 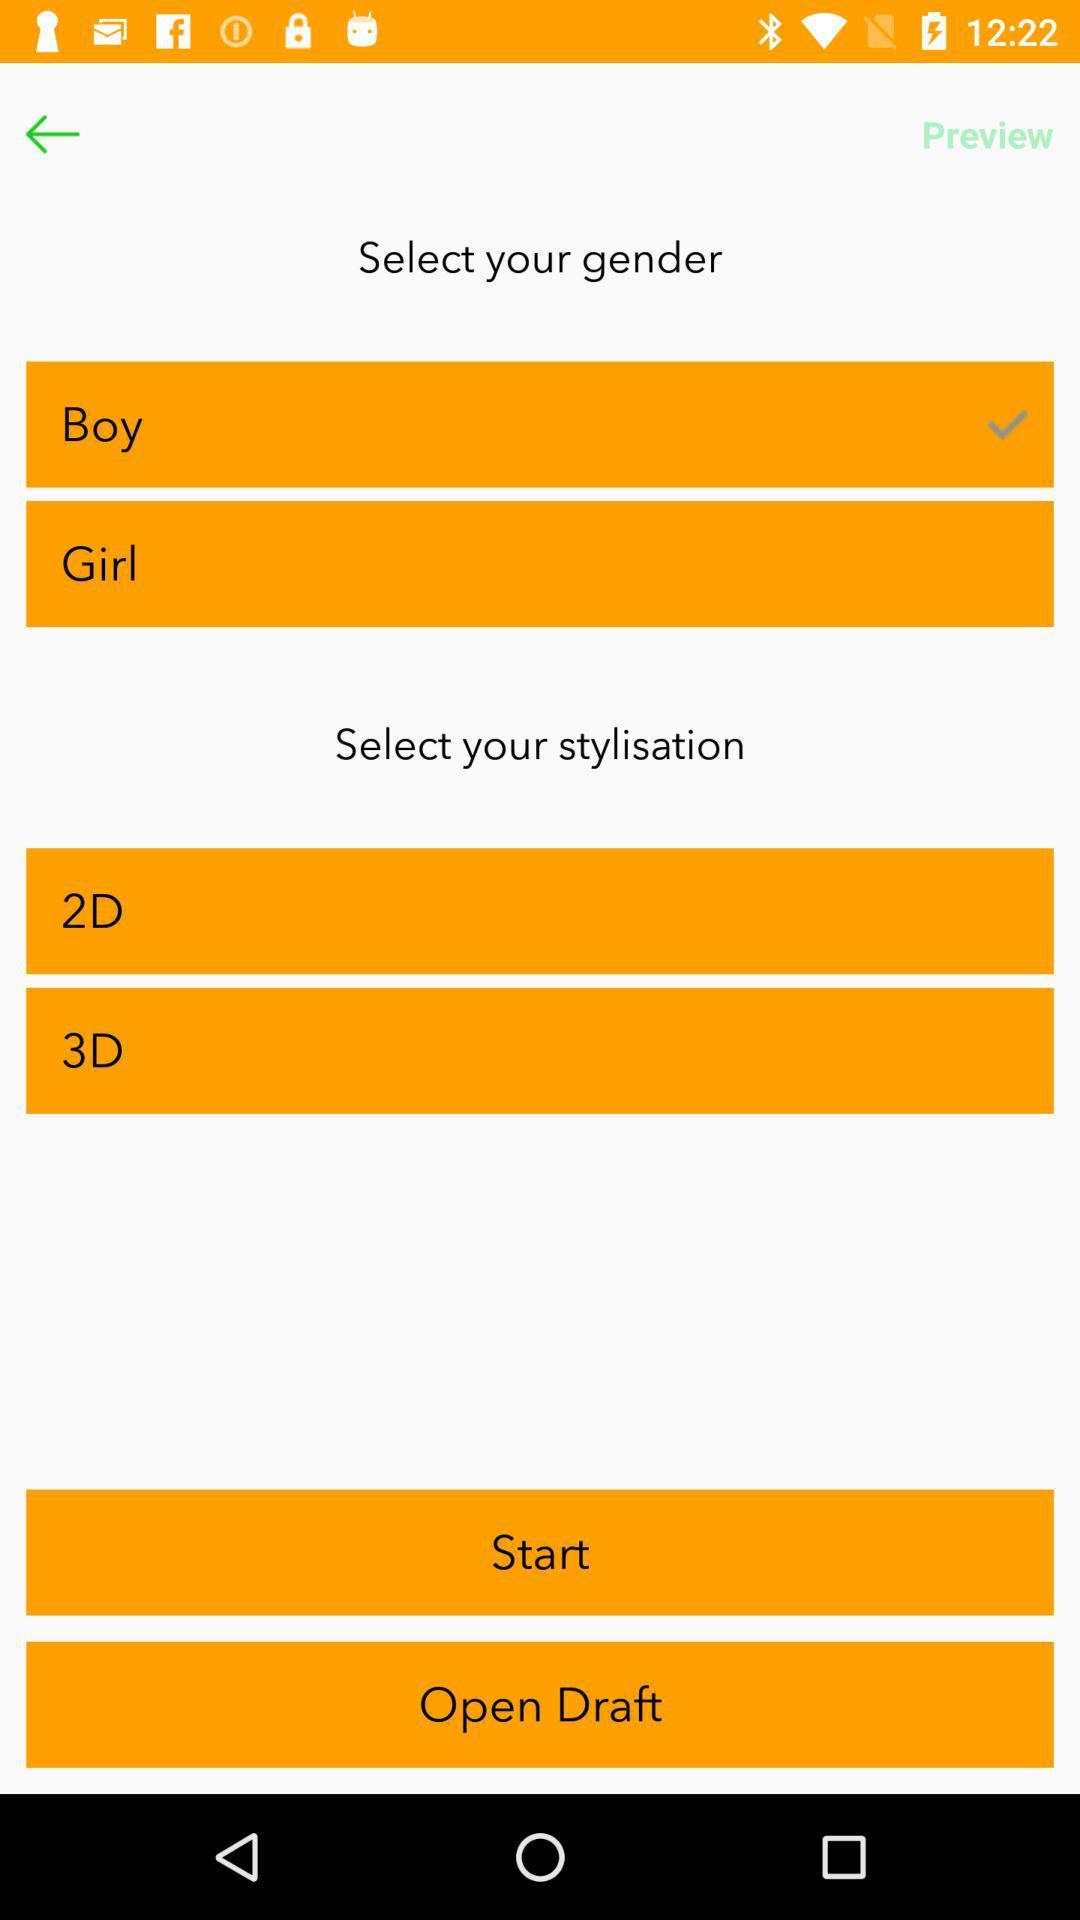 I want to click on item at the top left corner, so click(x=51, y=133).